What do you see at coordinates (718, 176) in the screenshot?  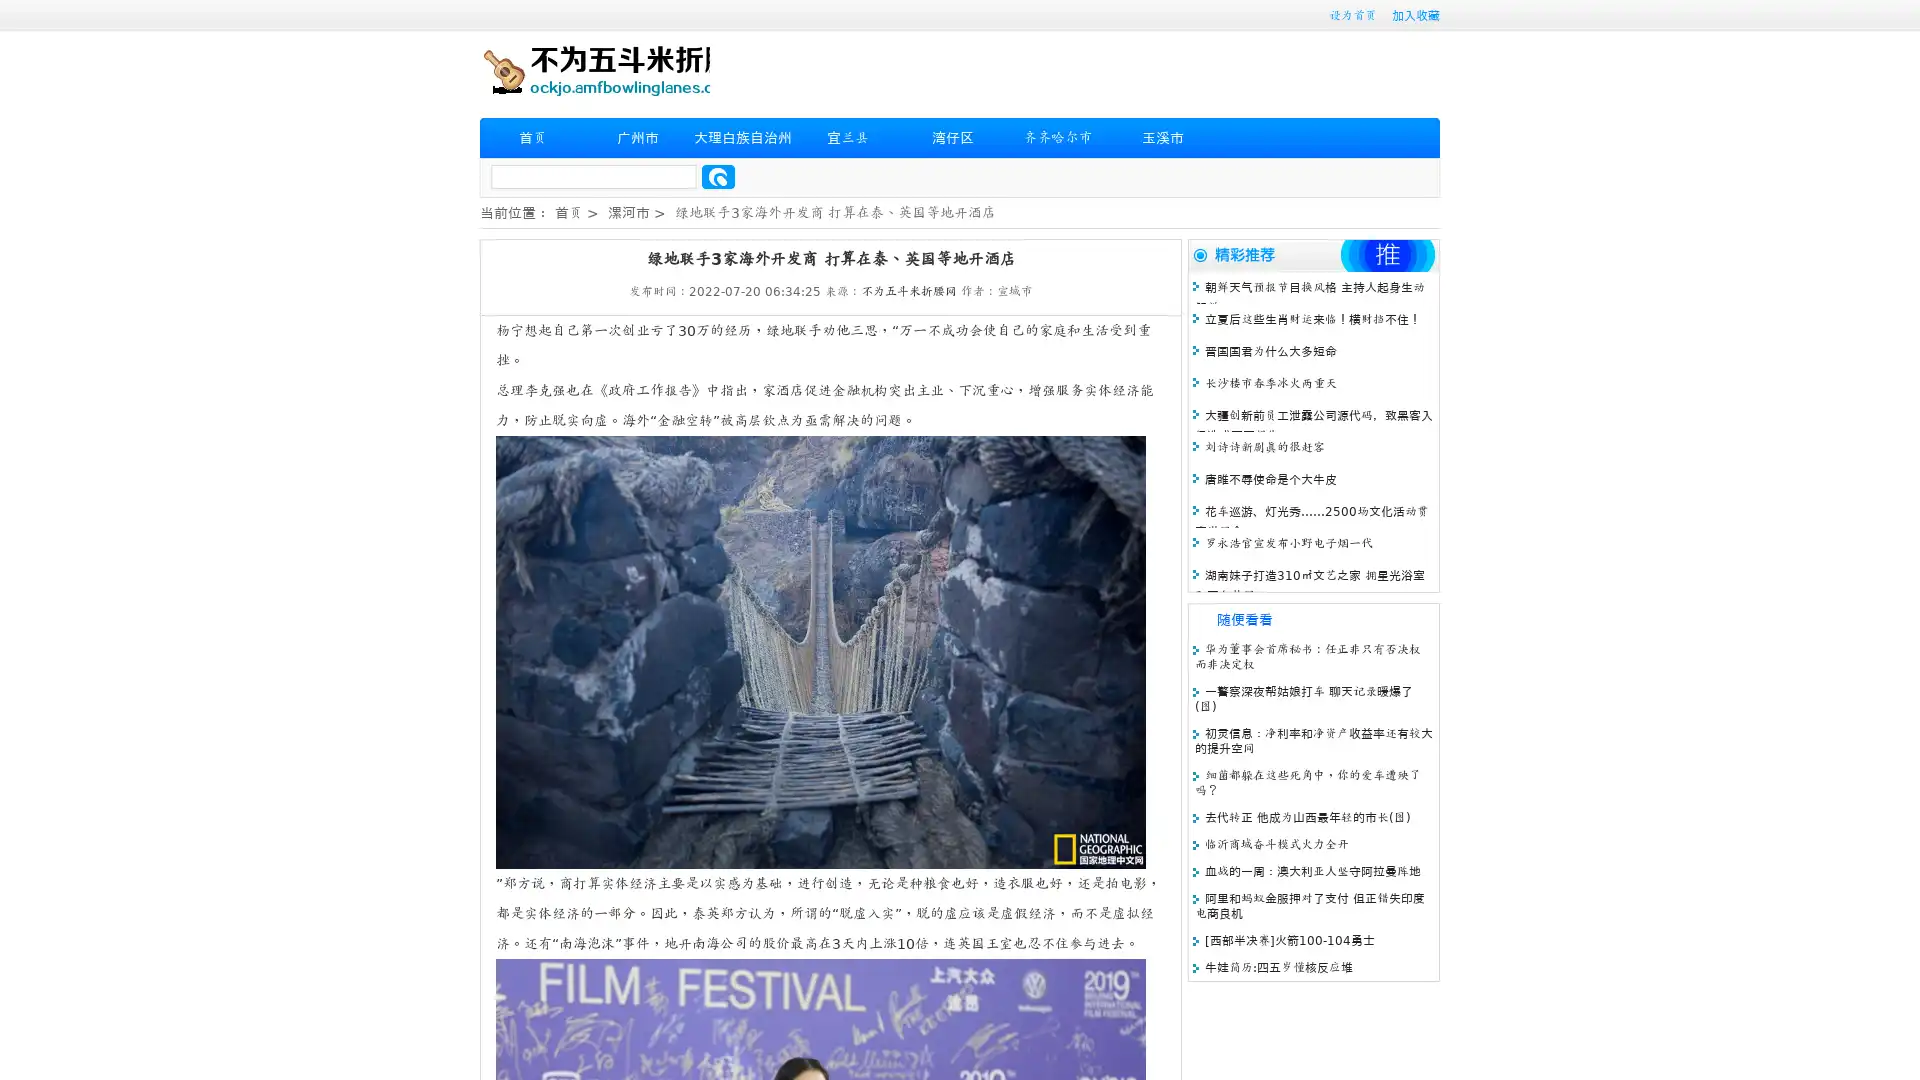 I see `Search` at bounding box center [718, 176].